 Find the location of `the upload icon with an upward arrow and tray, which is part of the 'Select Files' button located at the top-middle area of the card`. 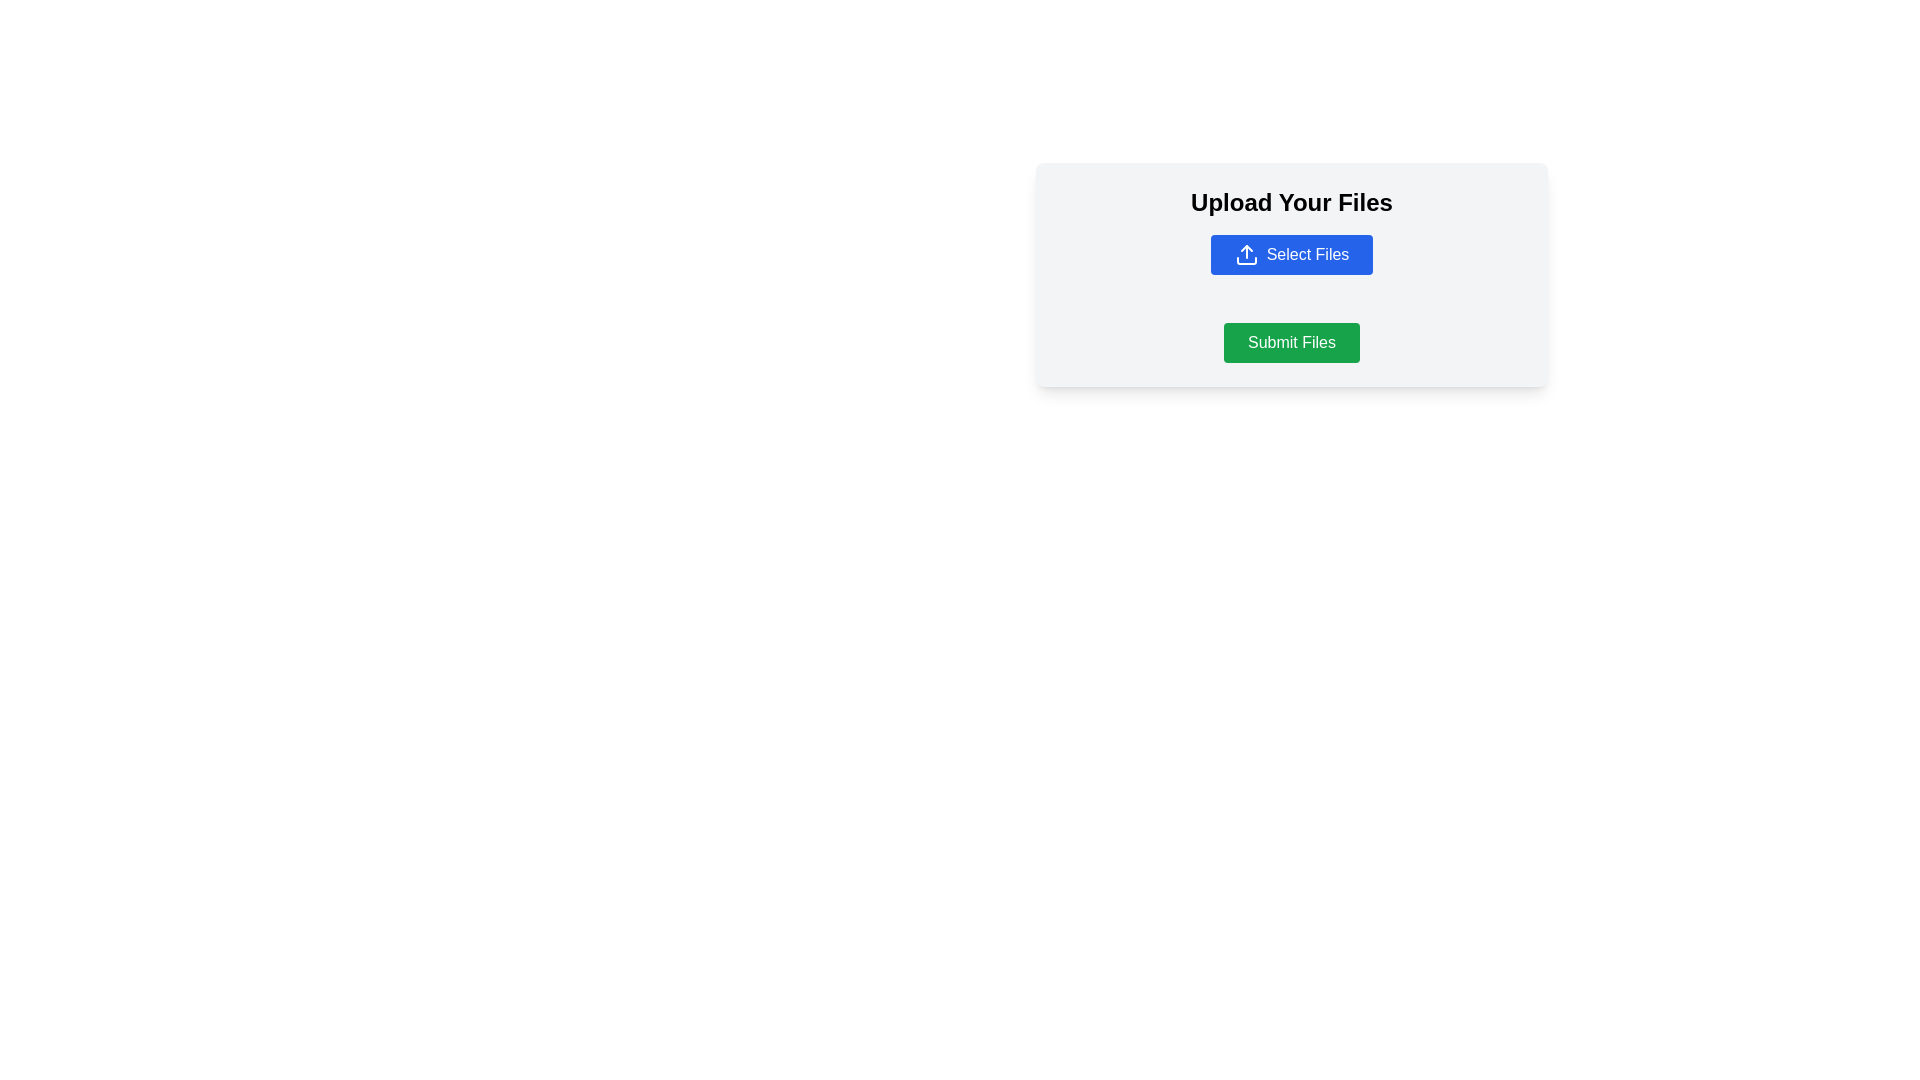

the upload icon with an upward arrow and tray, which is part of the 'Select Files' button located at the top-middle area of the card is located at coordinates (1245, 253).